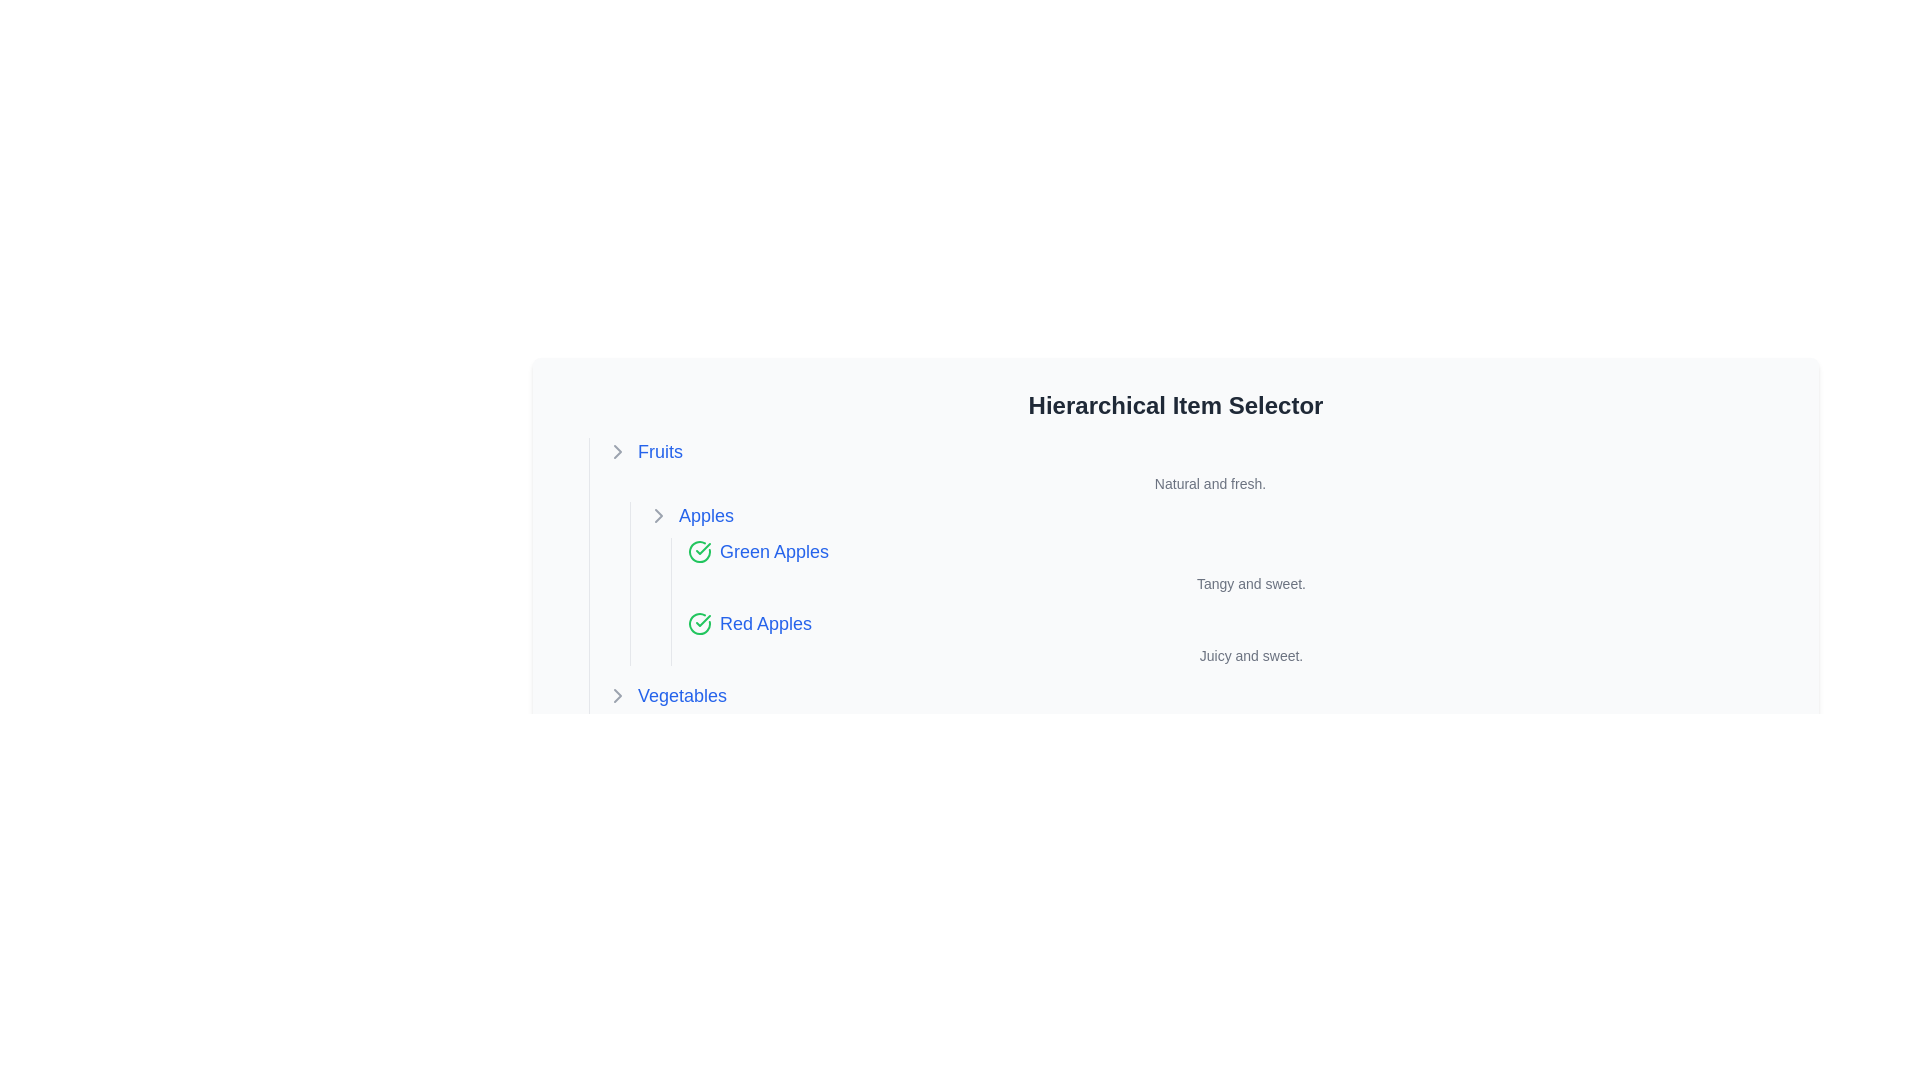 The image size is (1920, 1080). What do you see at coordinates (617, 451) in the screenshot?
I see `the rightwards-pointing gray chevron icon indicating expand/collapse functionality located at the leftmost part of the 'Fruits' row` at bounding box center [617, 451].